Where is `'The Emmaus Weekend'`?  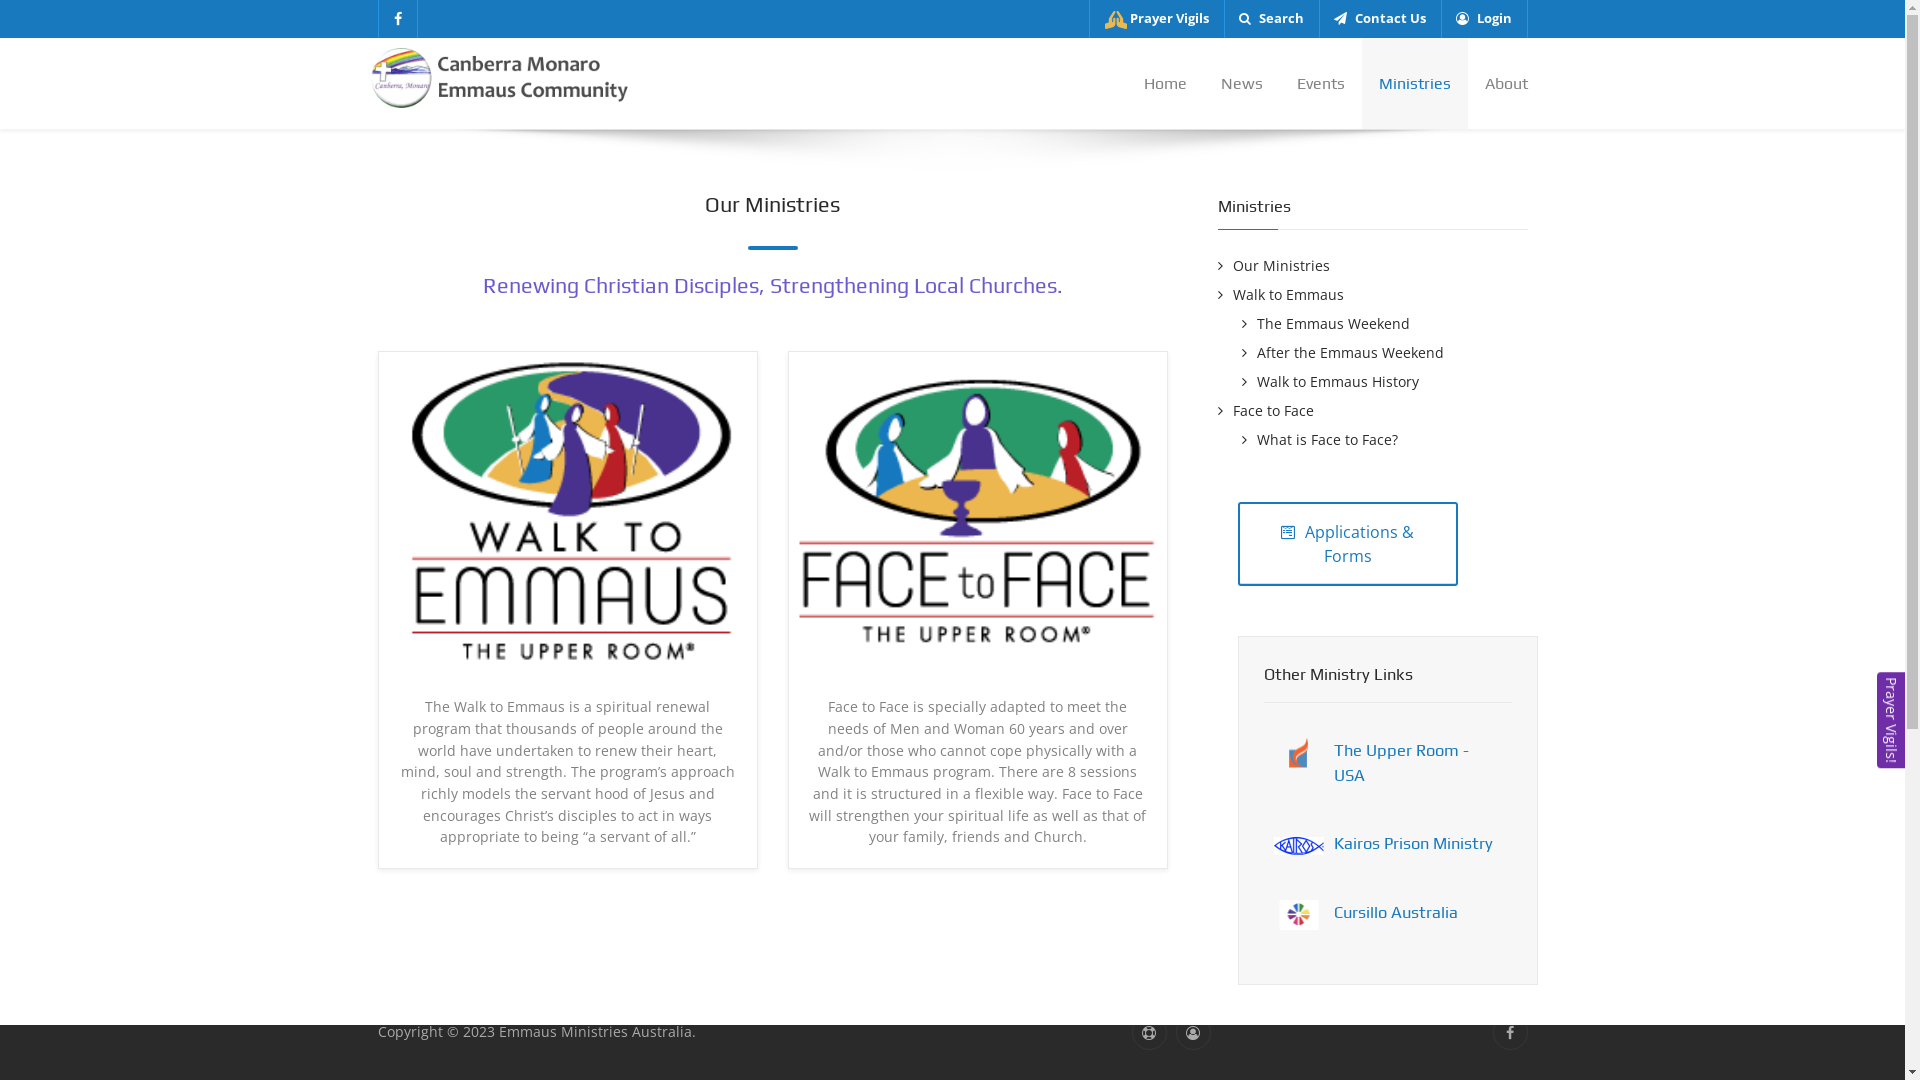
'The Emmaus Weekend' is located at coordinates (1325, 322).